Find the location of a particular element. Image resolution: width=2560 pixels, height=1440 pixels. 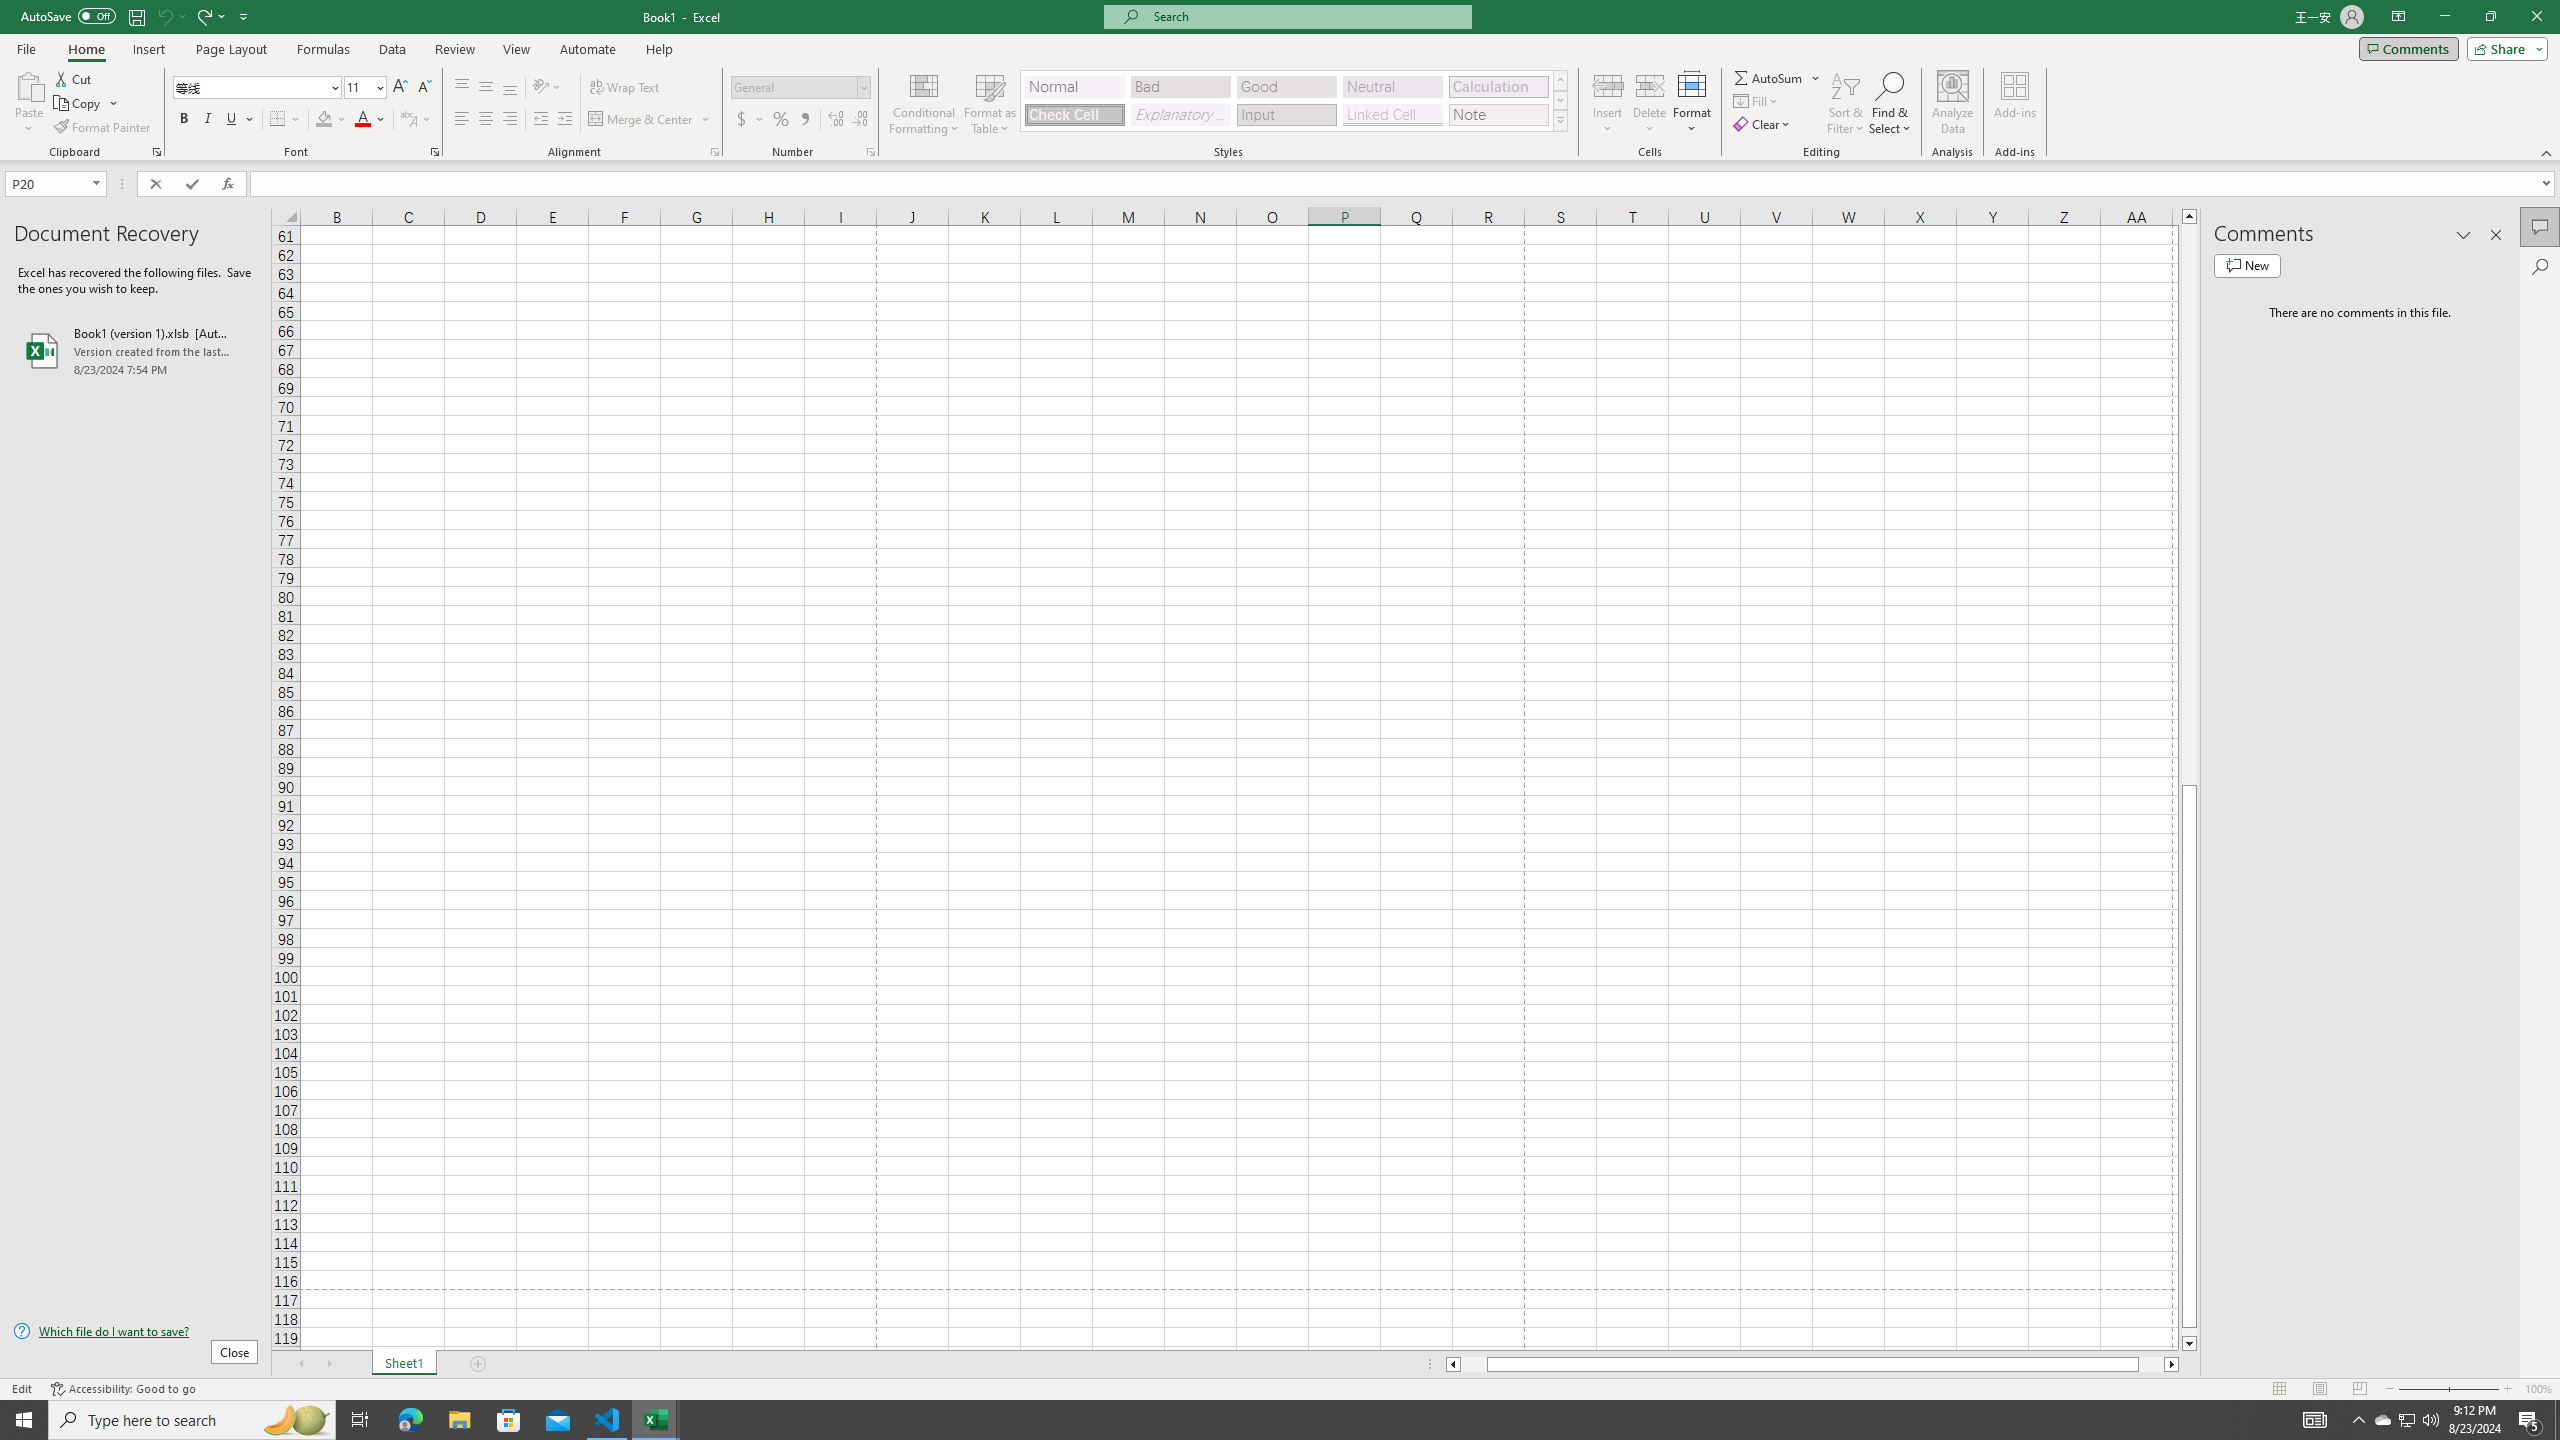

'Font Color' is located at coordinates (370, 118).